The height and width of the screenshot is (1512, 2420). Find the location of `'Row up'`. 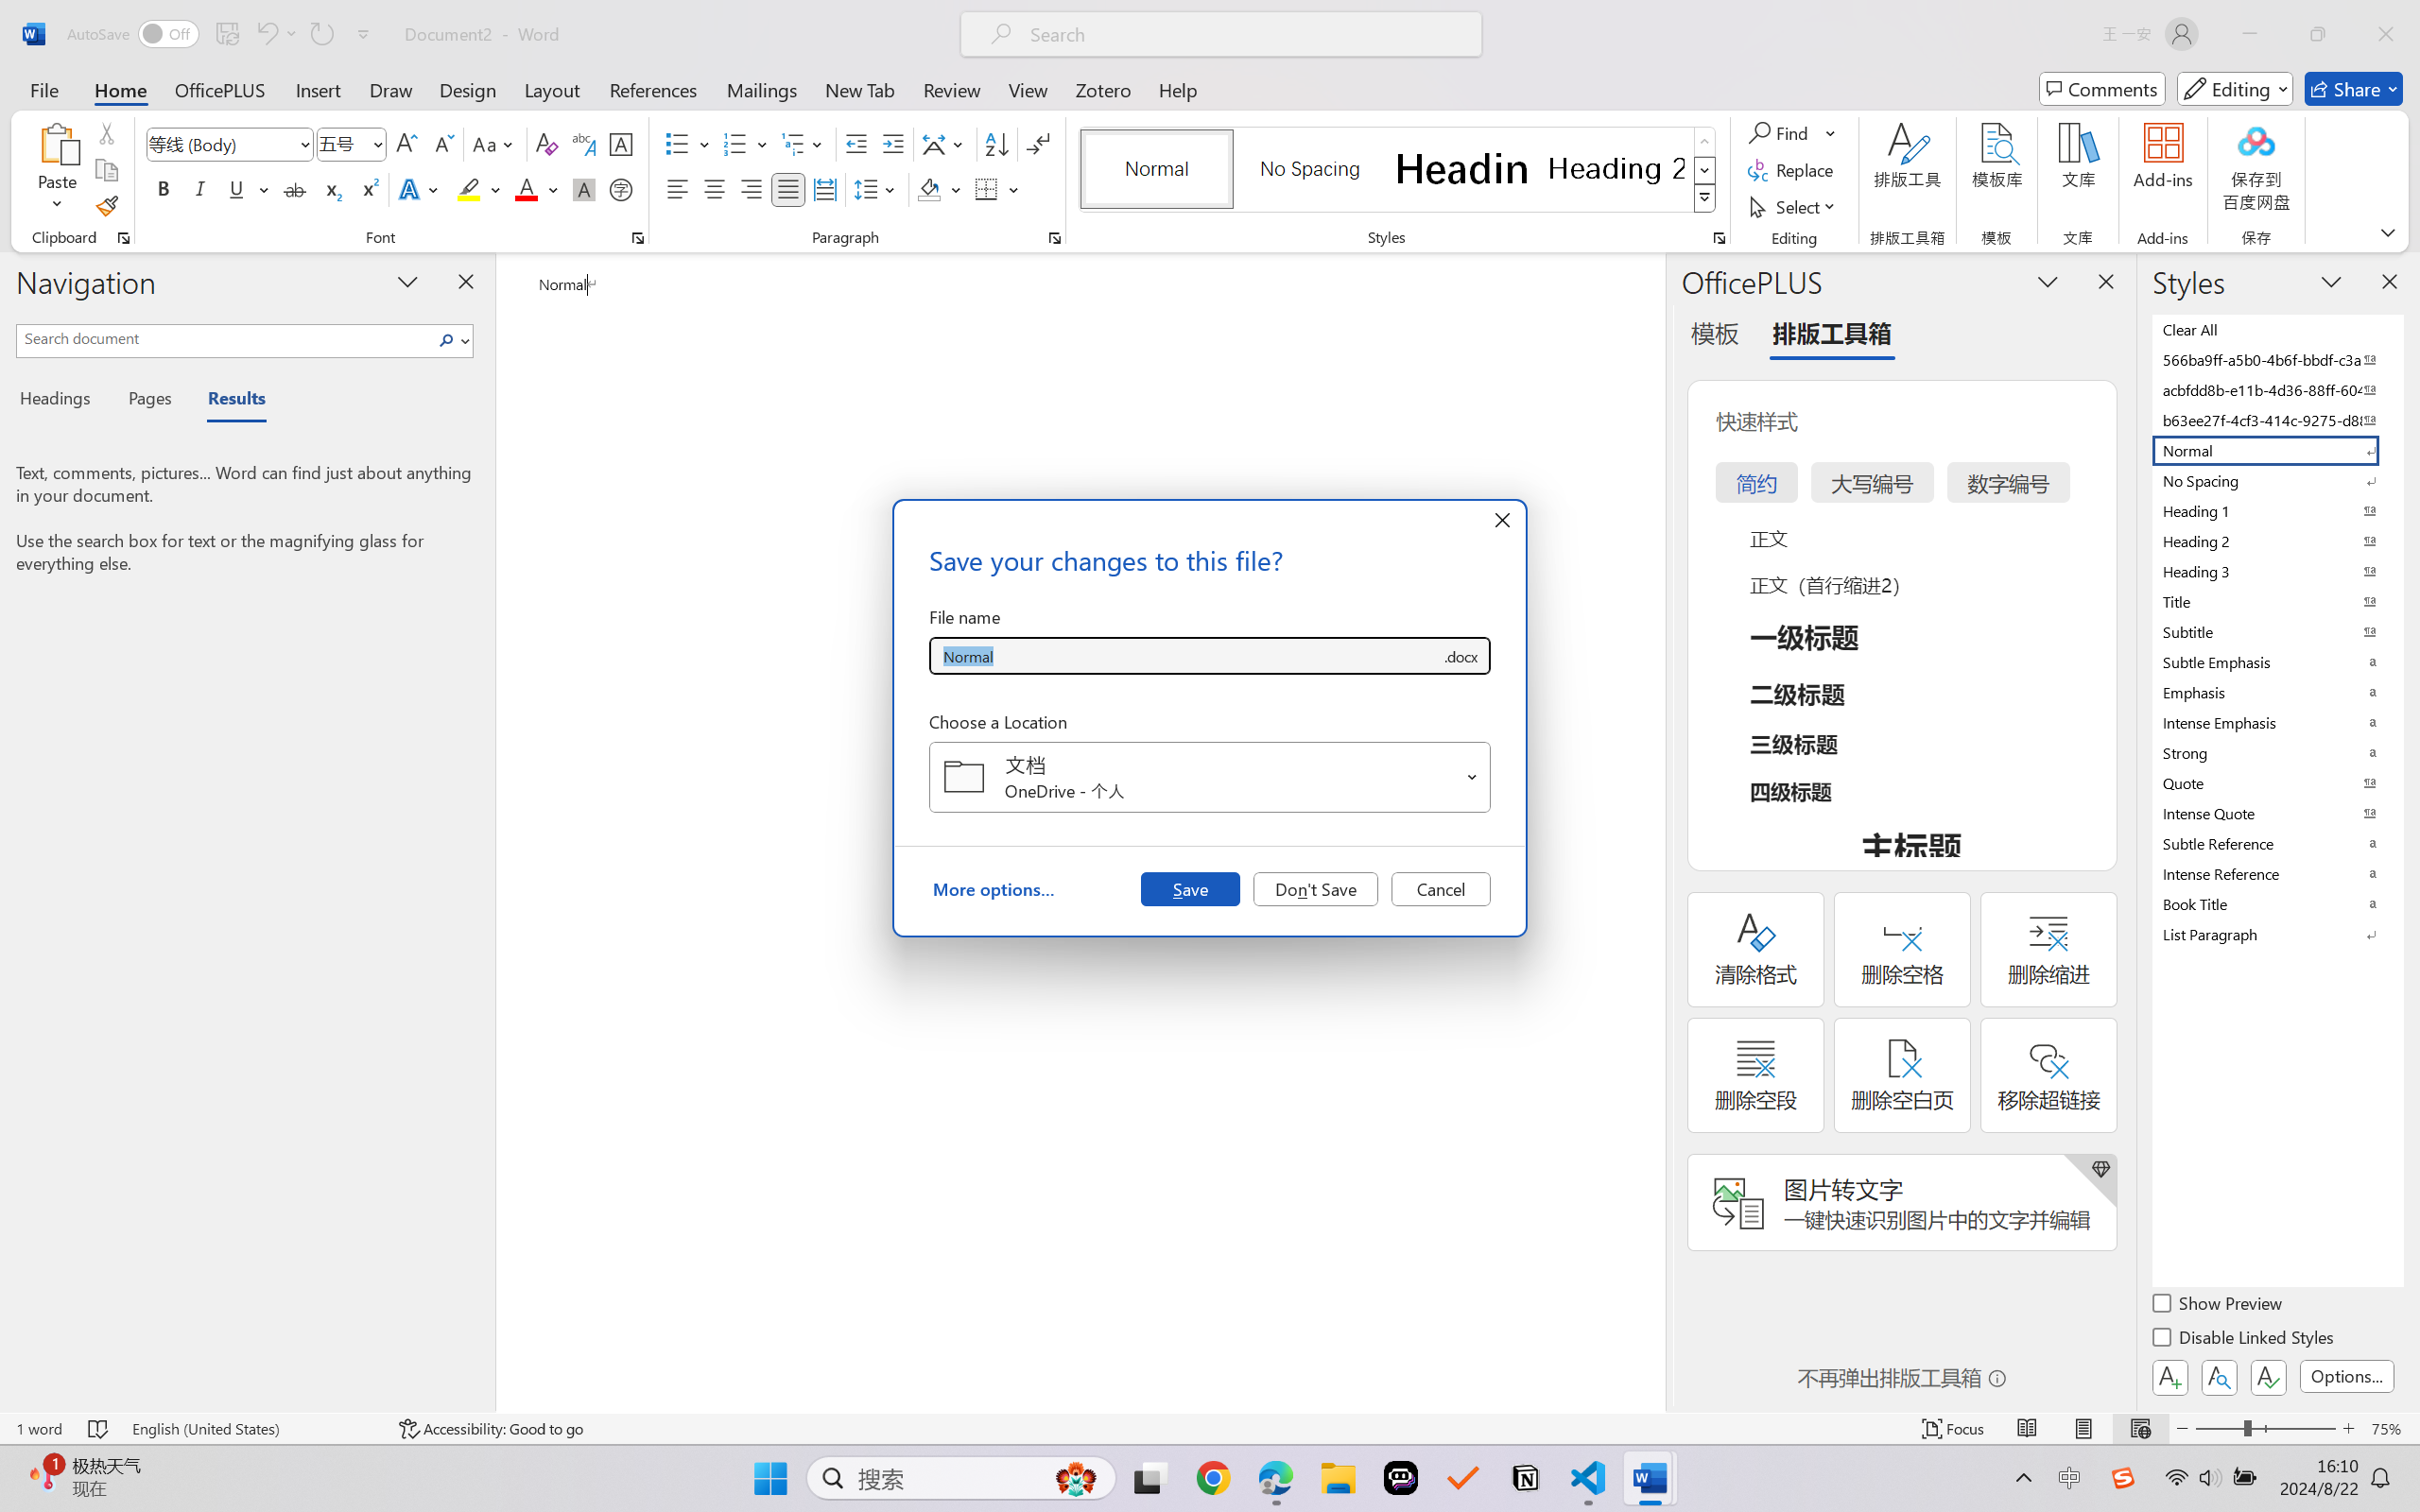

'Row up' is located at coordinates (1703, 141).